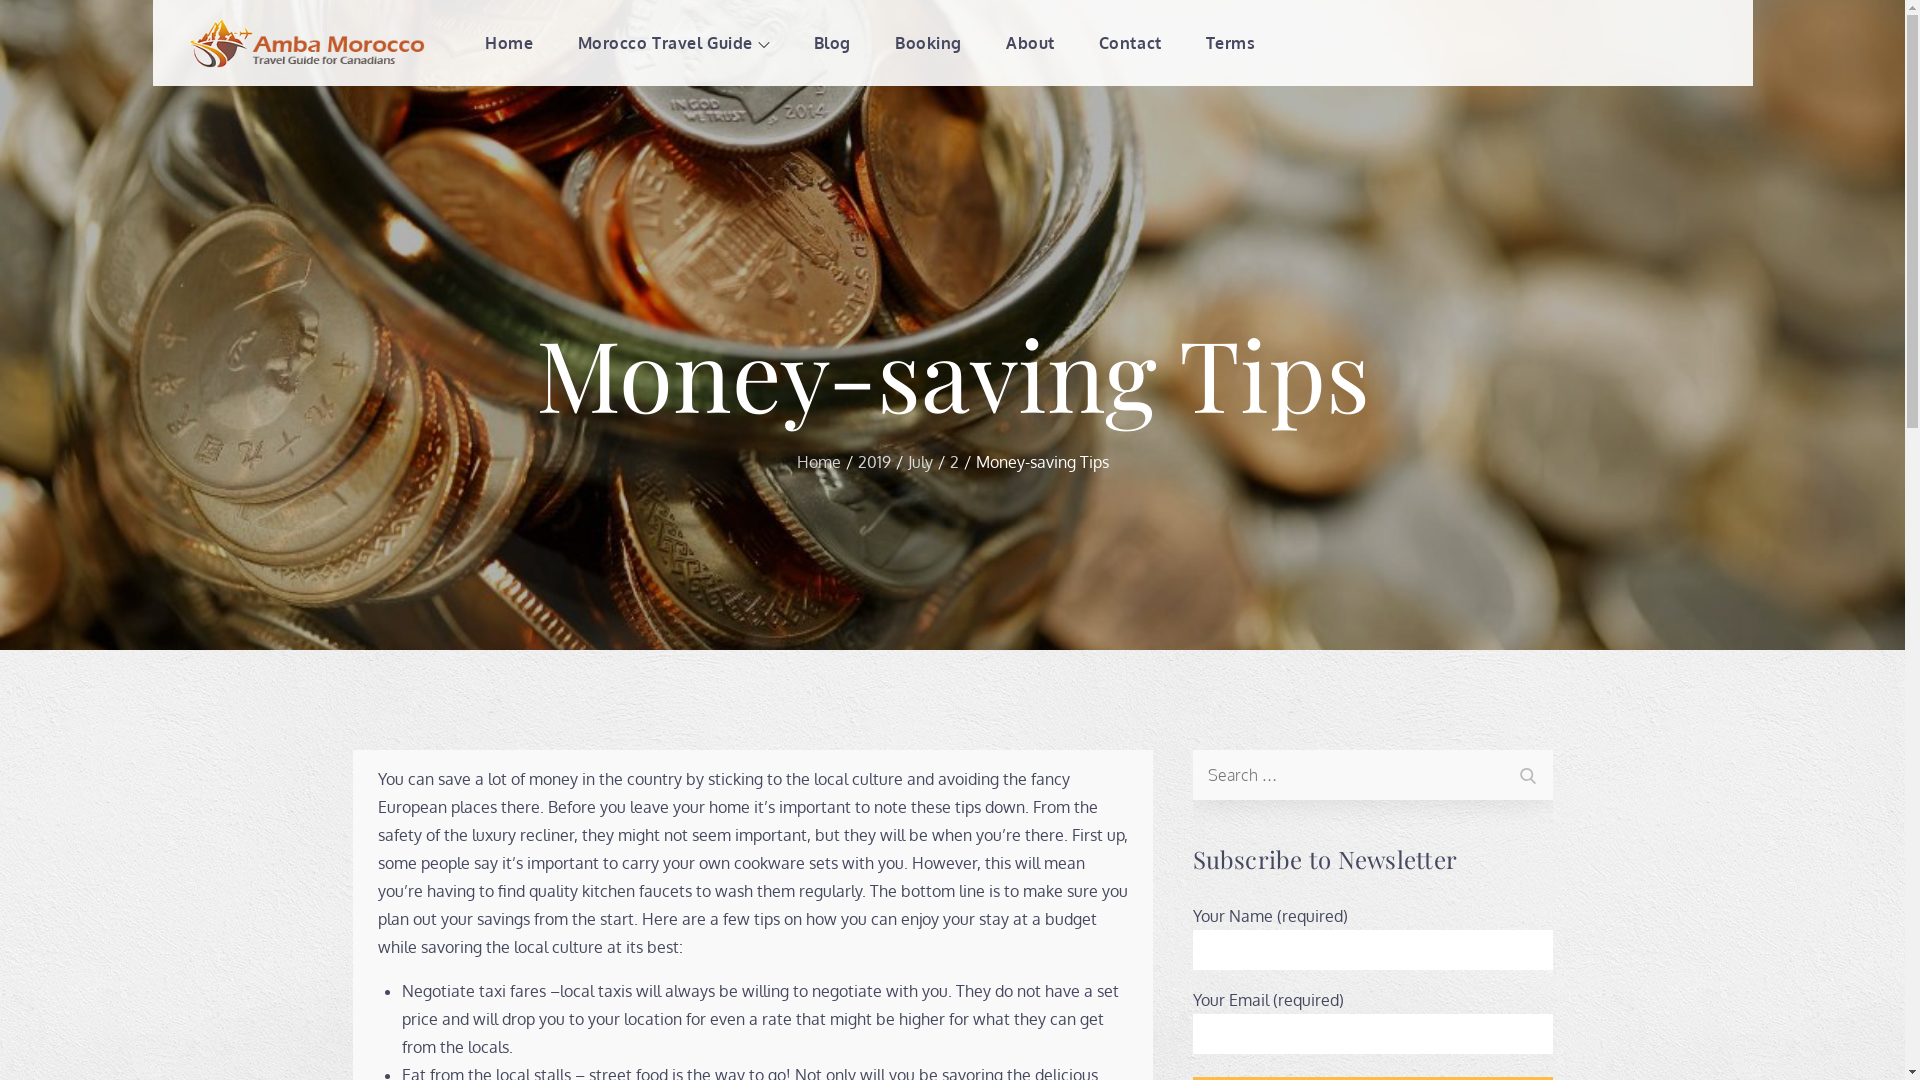 The image size is (1920, 1080). I want to click on 'Search', so click(1525, 771).